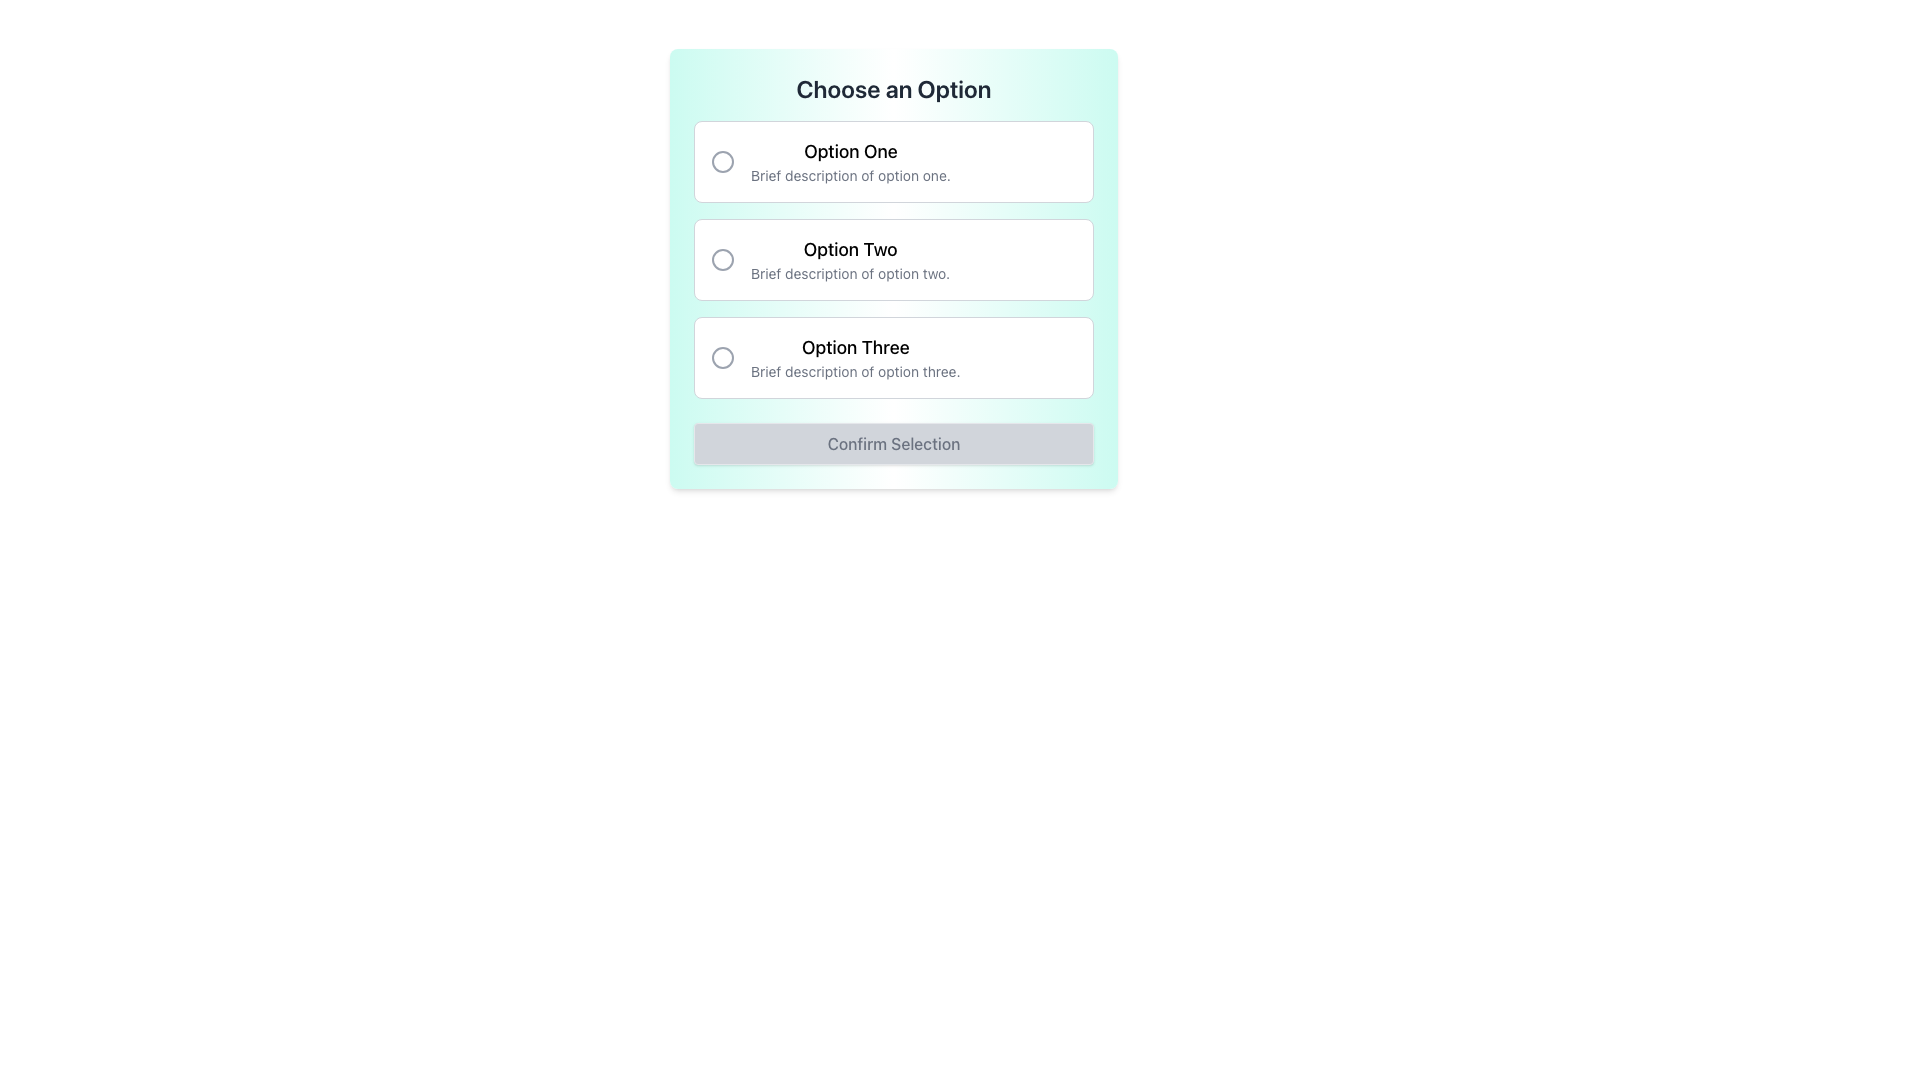 The image size is (1920, 1080). What do you see at coordinates (722, 161) in the screenshot?
I see `the first circular radio button for 'Option One' in the vertical list of options` at bounding box center [722, 161].